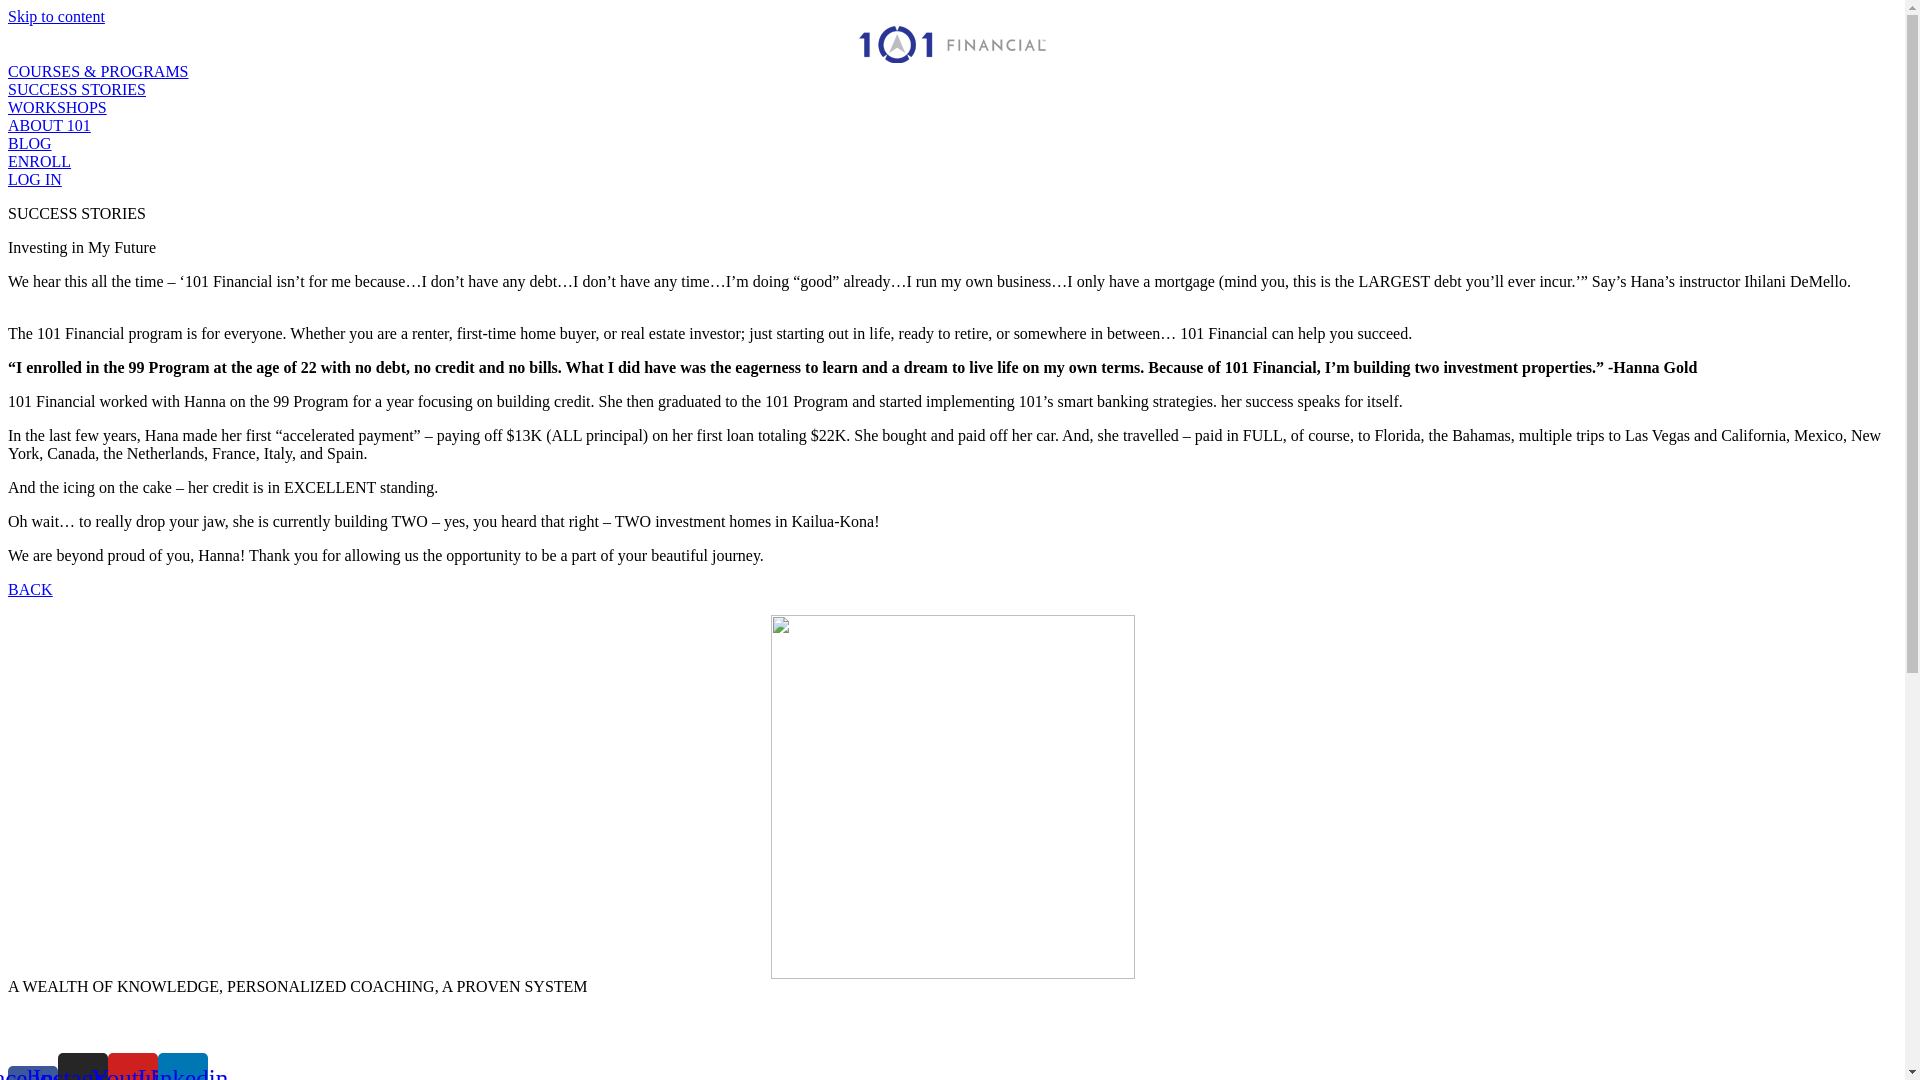  What do you see at coordinates (34, 178) in the screenshot?
I see `'LOG IN'` at bounding box center [34, 178].